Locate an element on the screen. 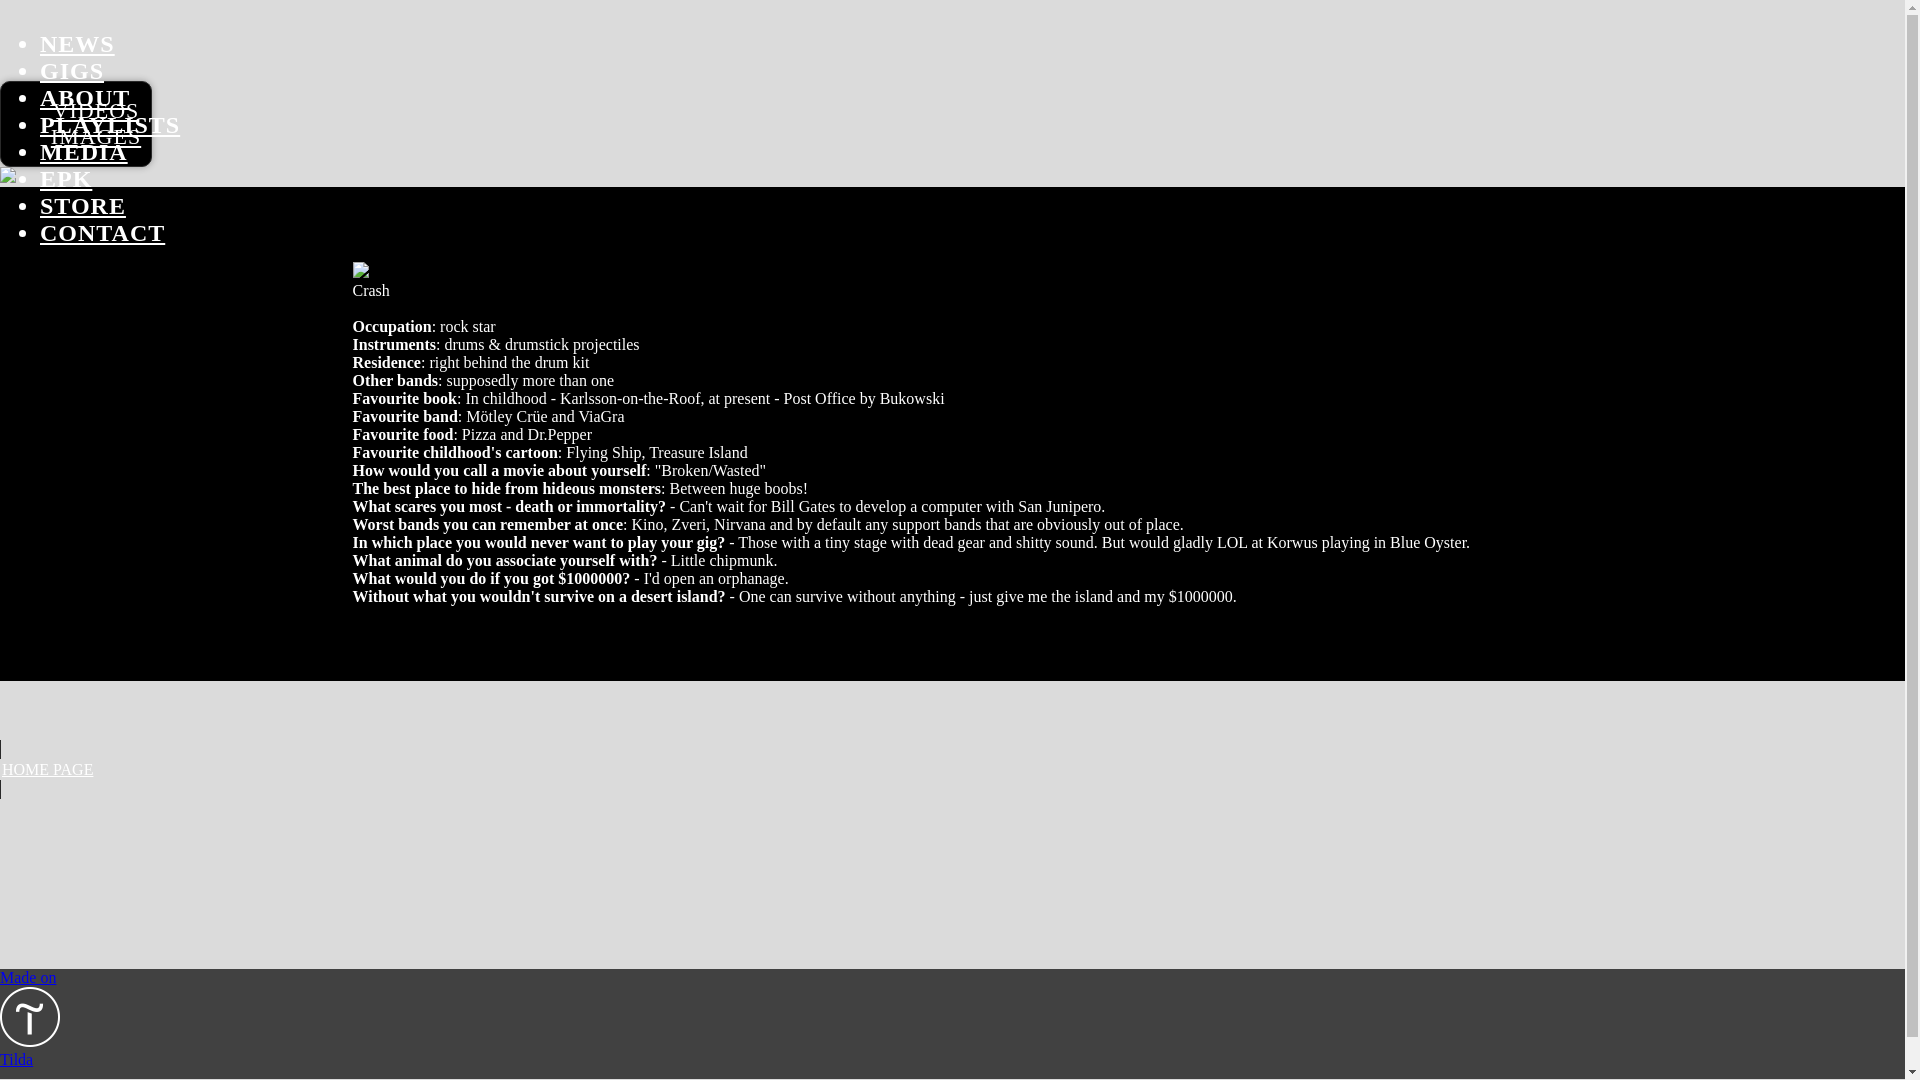 This screenshot has width=1920, height=1080. 'NEWS' is located at coordinates (77, 43).